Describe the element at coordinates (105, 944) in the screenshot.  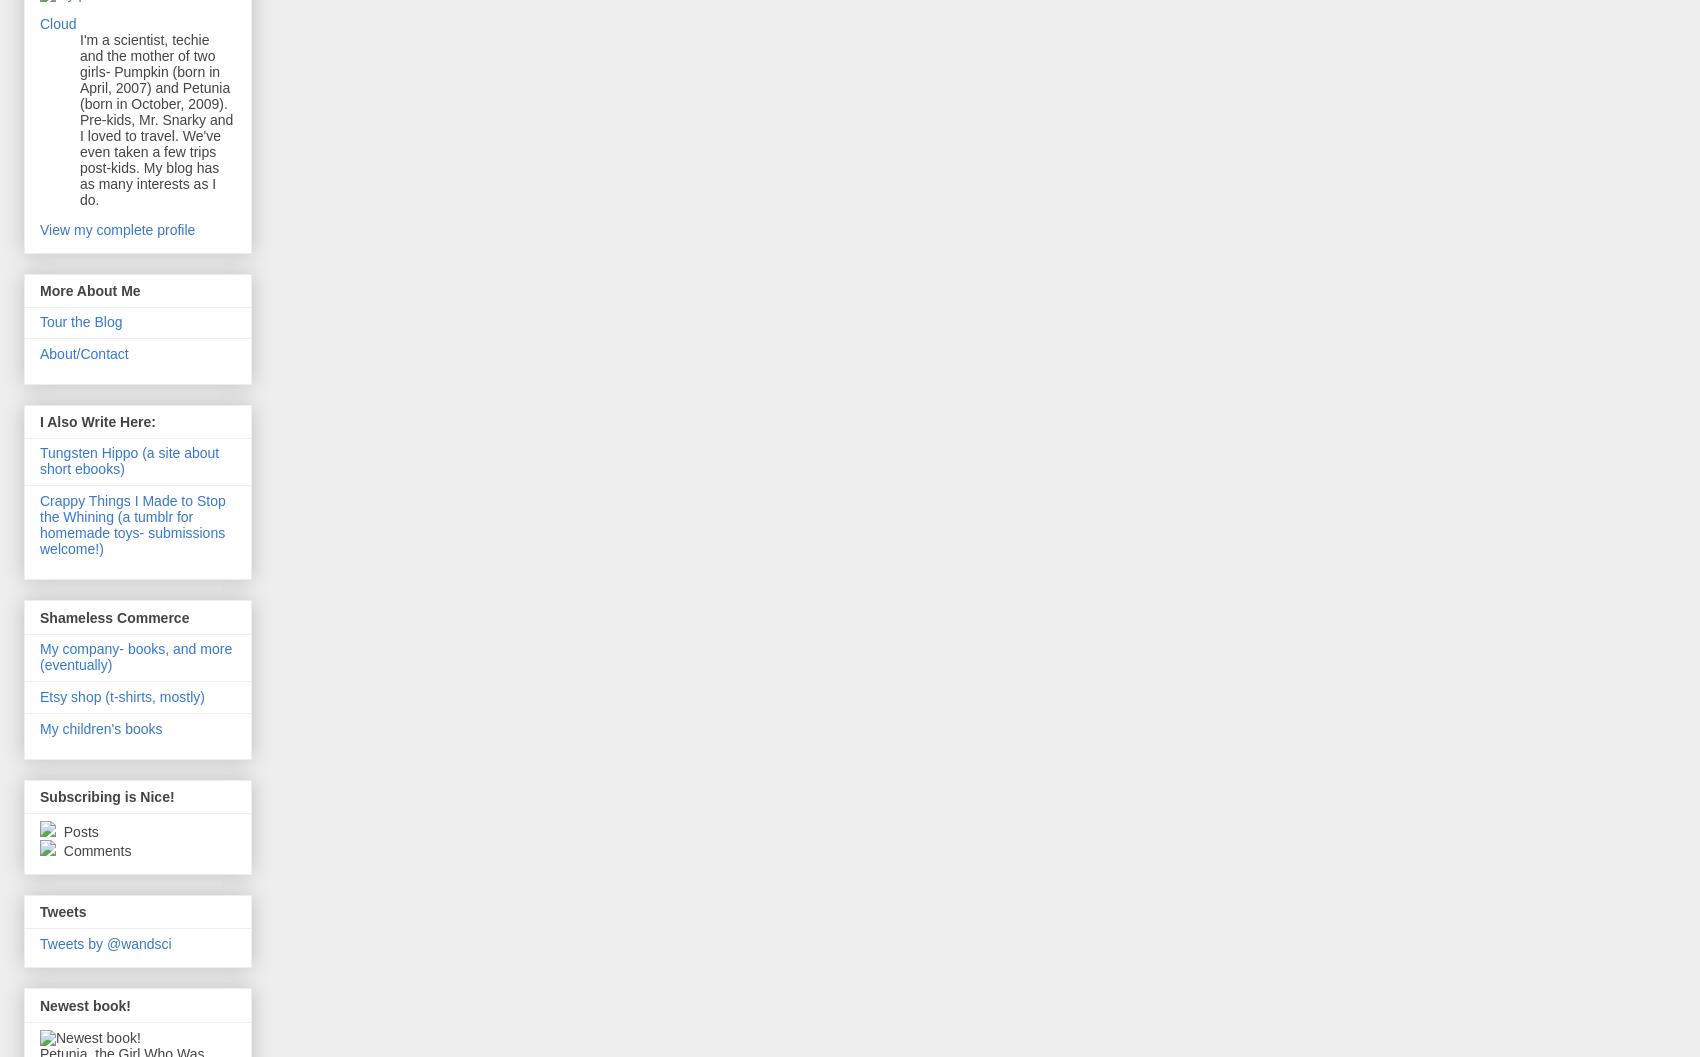
I see `'Tweets by @wandsci'` at that location.